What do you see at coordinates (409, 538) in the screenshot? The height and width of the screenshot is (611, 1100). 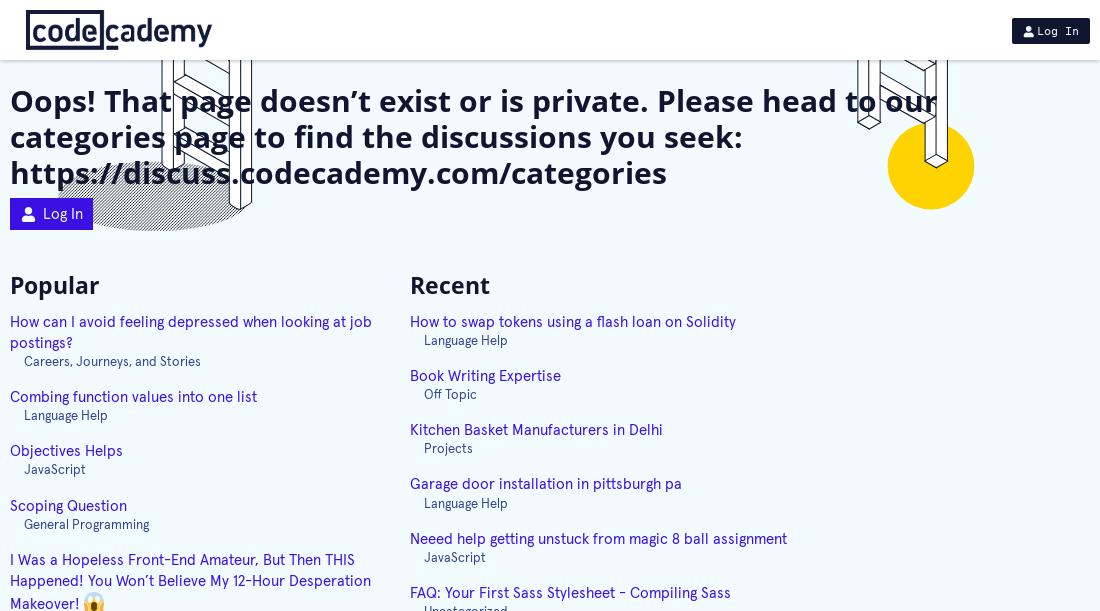 I see `'Neeed help getting unstuck from magic 8 ball assignment'` at bounding box center [409, 538].